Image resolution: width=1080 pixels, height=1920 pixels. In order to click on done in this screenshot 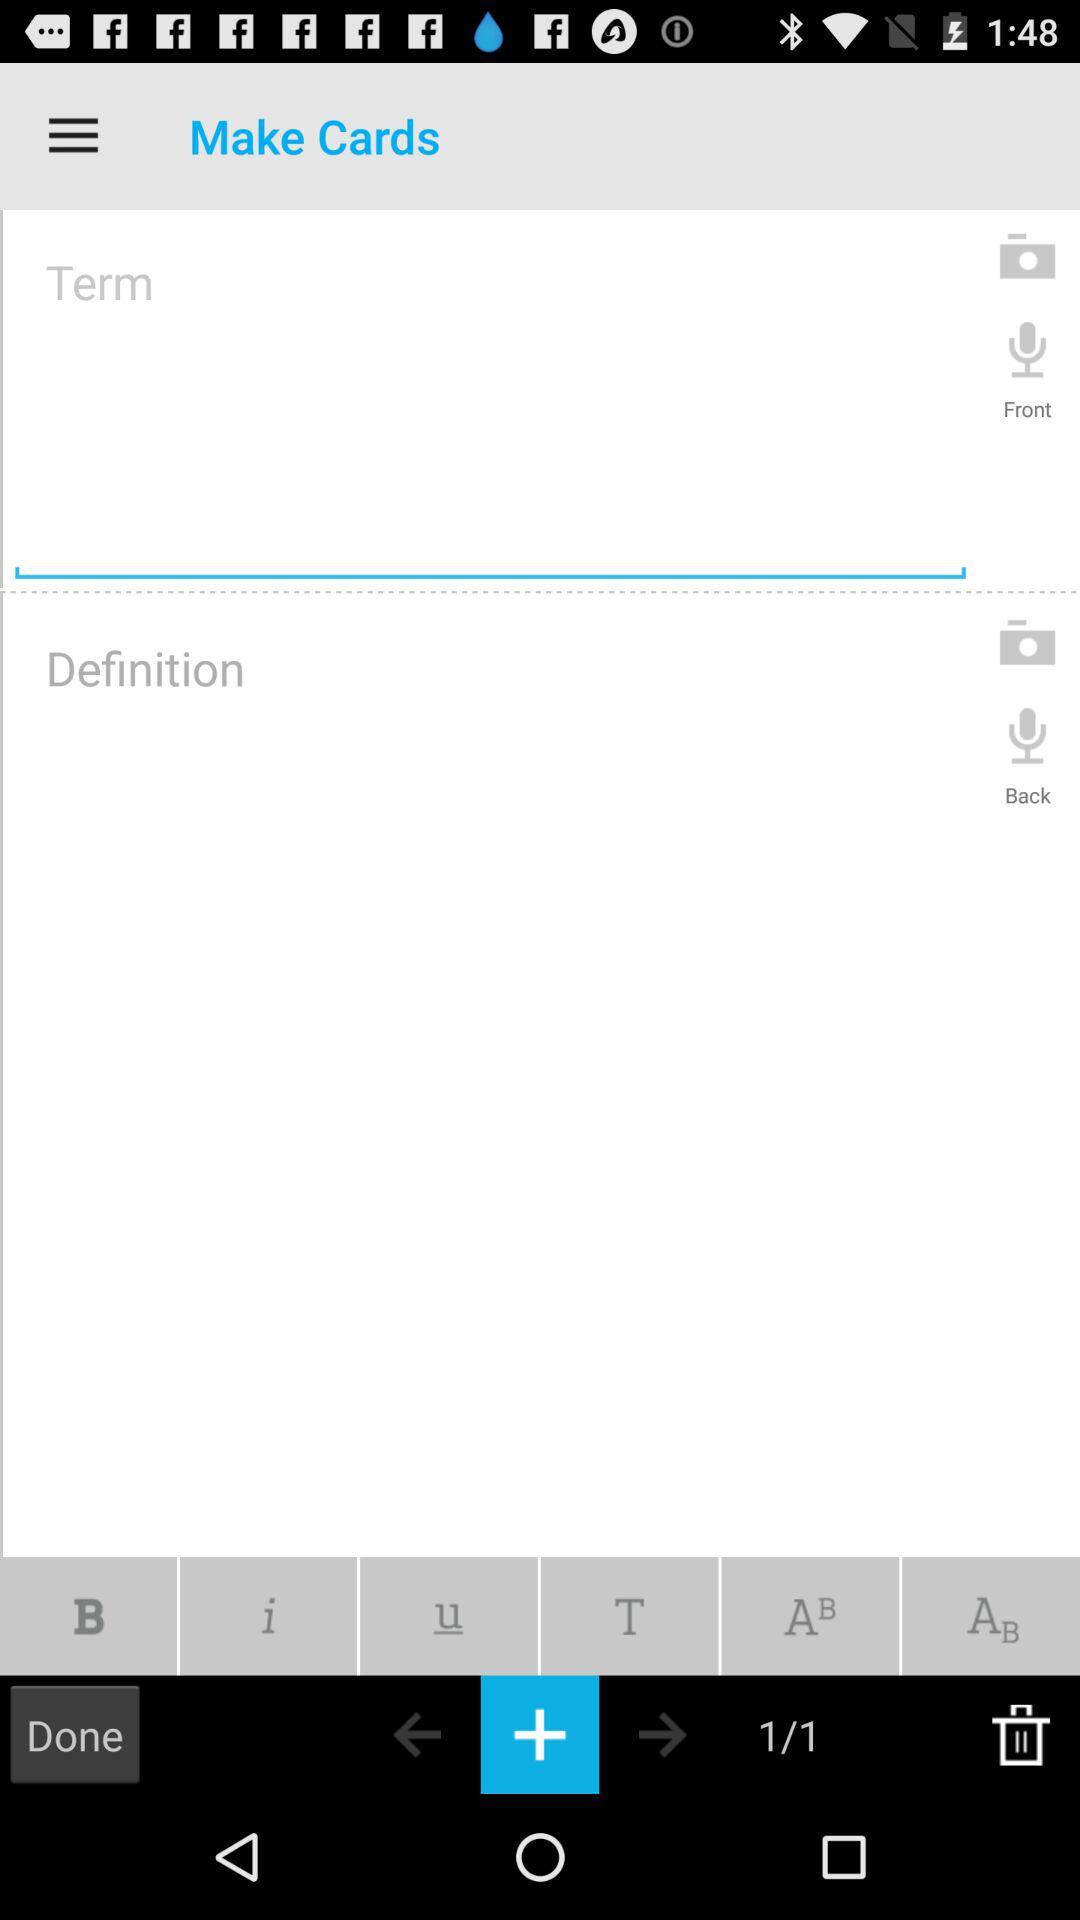, I will do `click(73, 1733)`.